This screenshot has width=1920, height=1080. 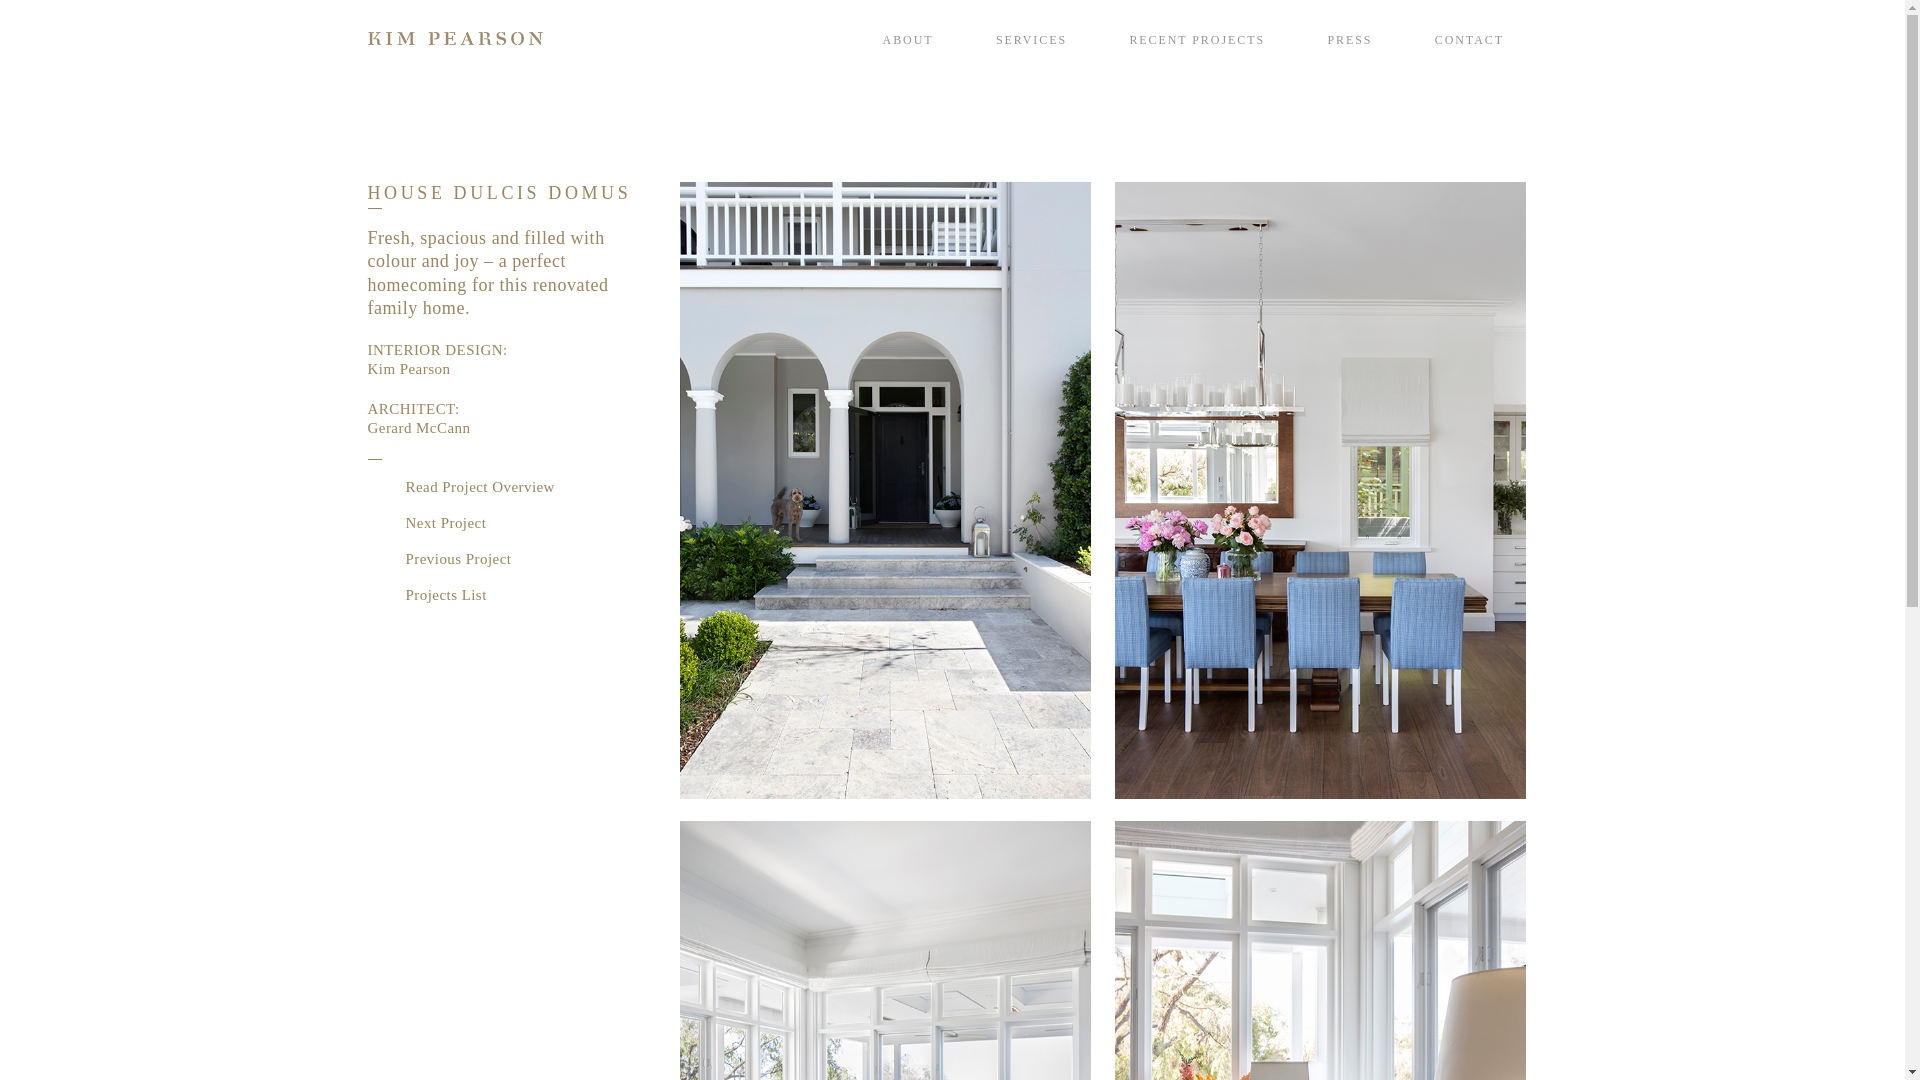 What do you see at coordinates (1349, 39) in the screenshot?
I see `'PRESS'` at bounding box center [1349, 39].